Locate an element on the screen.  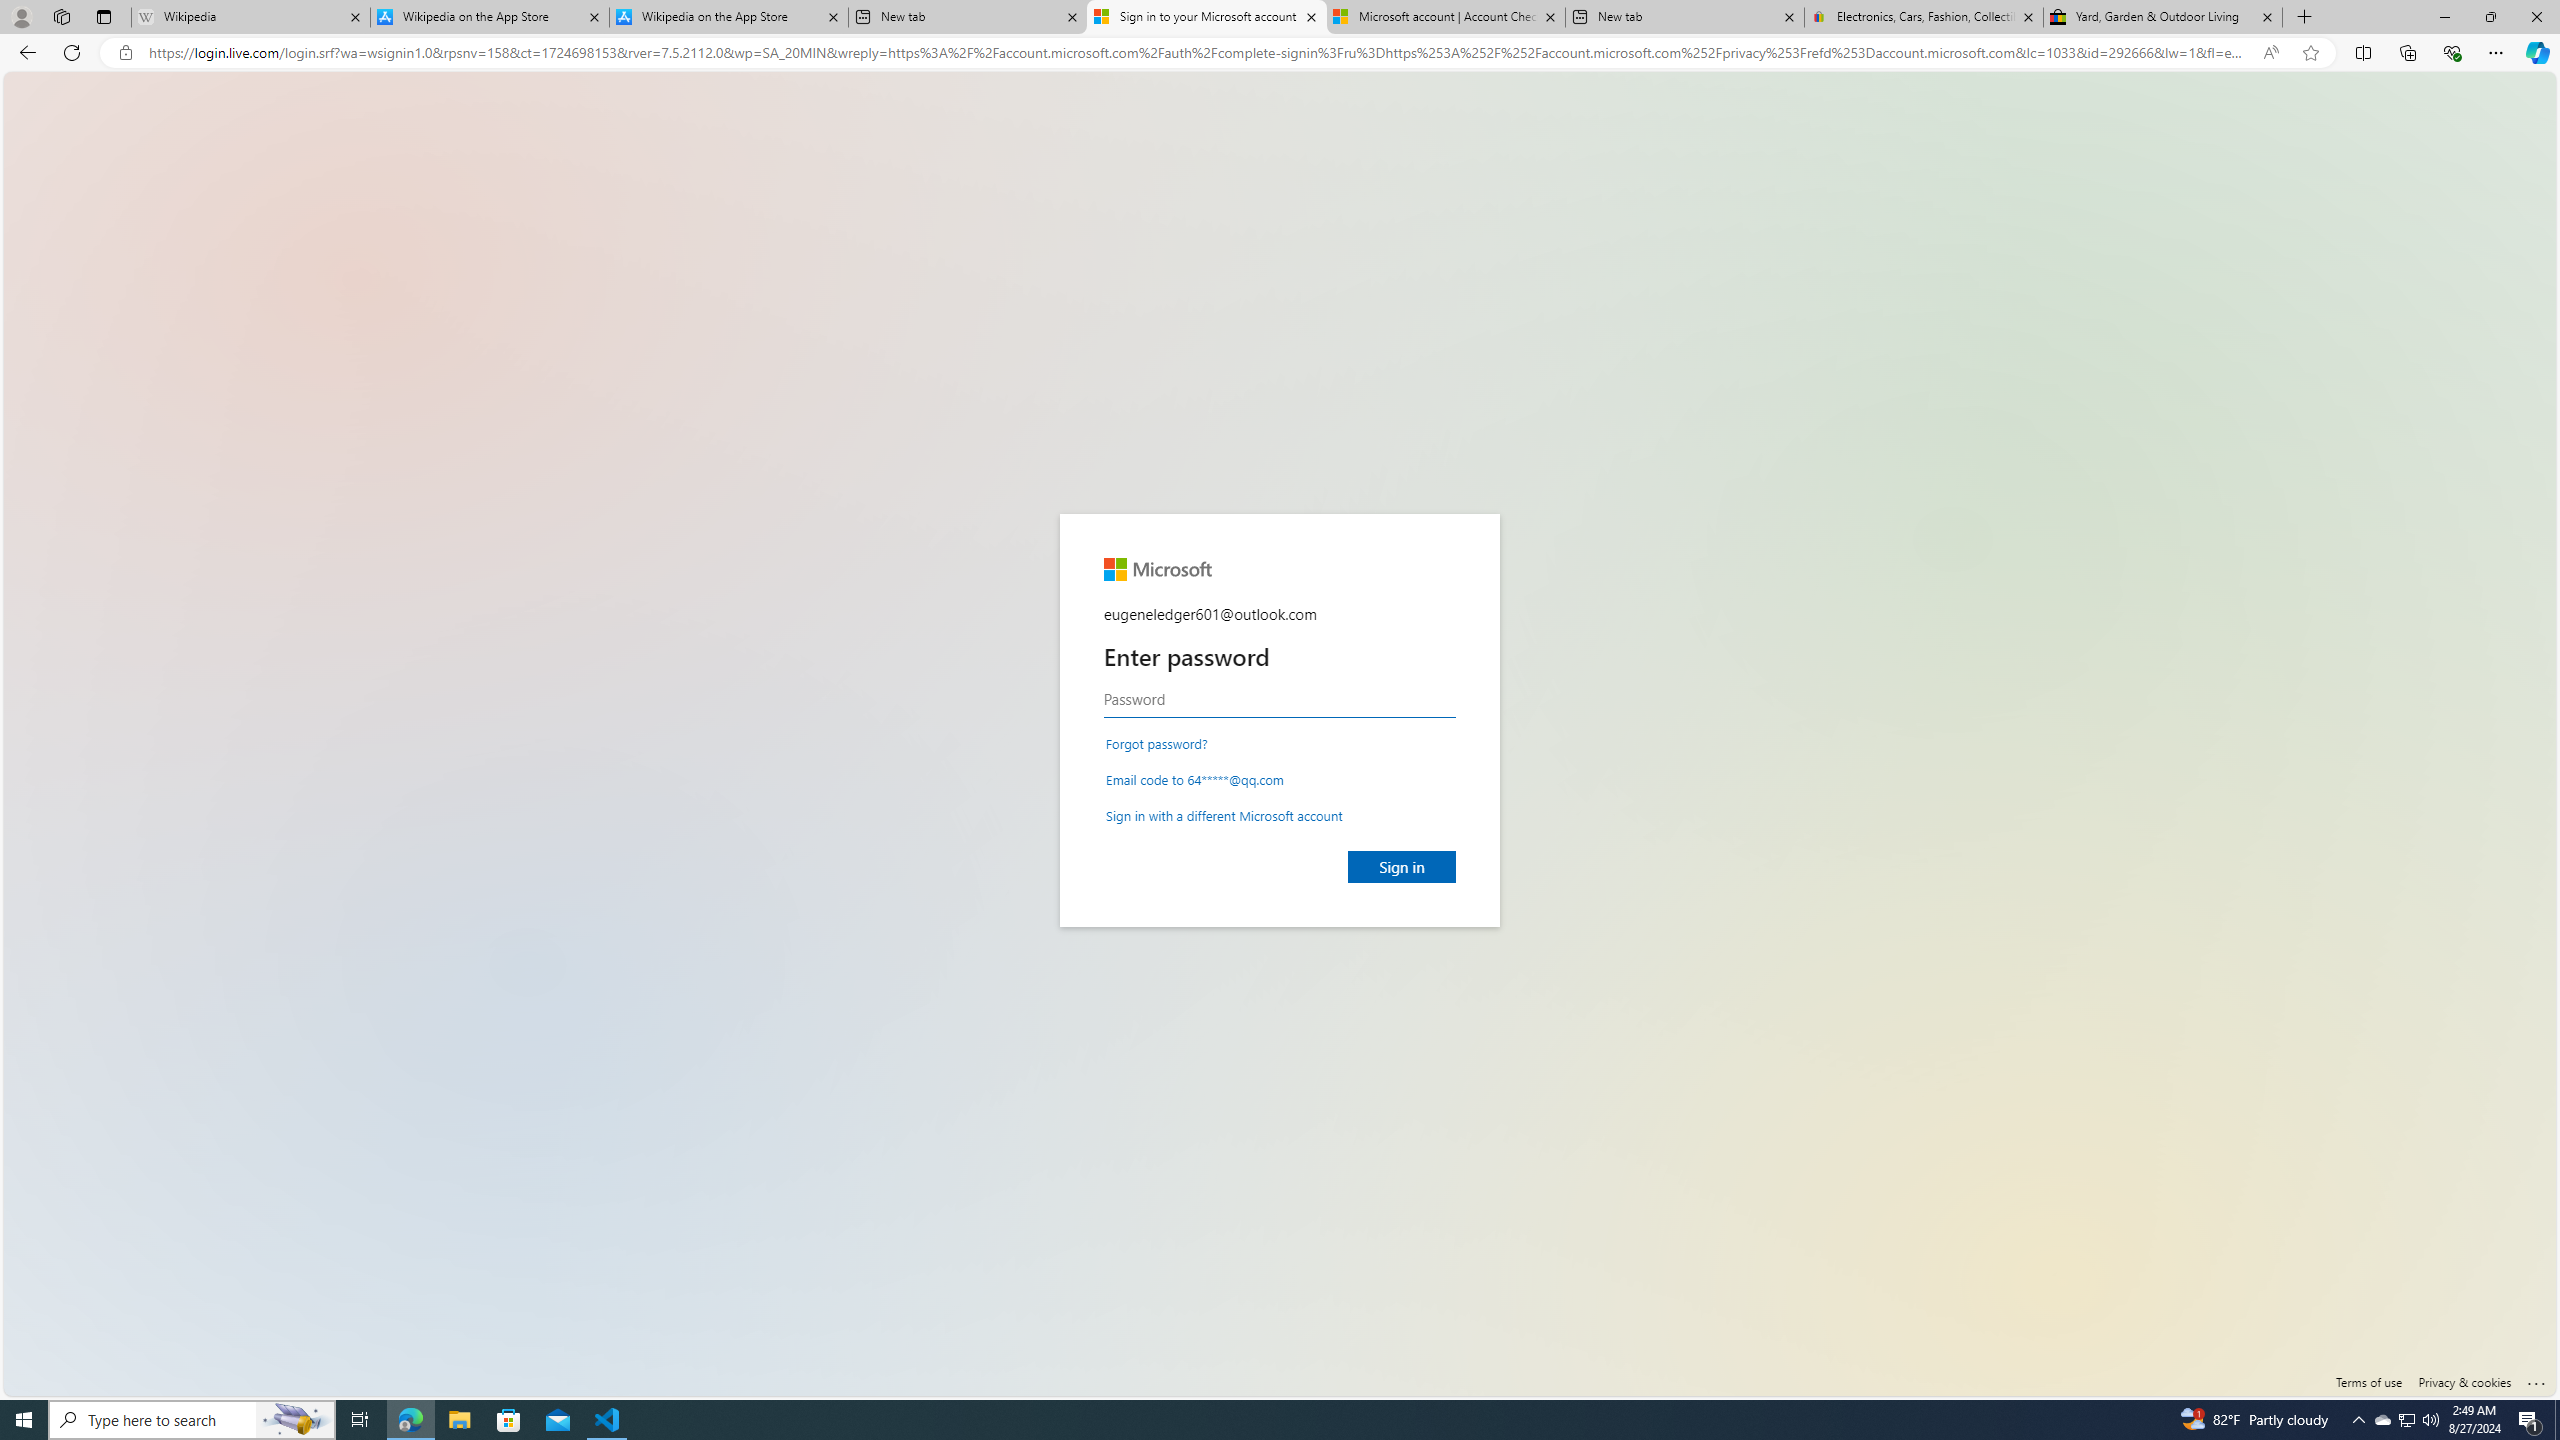
'Sign in with a different Microsoft account' is located at coordinates (1223, 815).